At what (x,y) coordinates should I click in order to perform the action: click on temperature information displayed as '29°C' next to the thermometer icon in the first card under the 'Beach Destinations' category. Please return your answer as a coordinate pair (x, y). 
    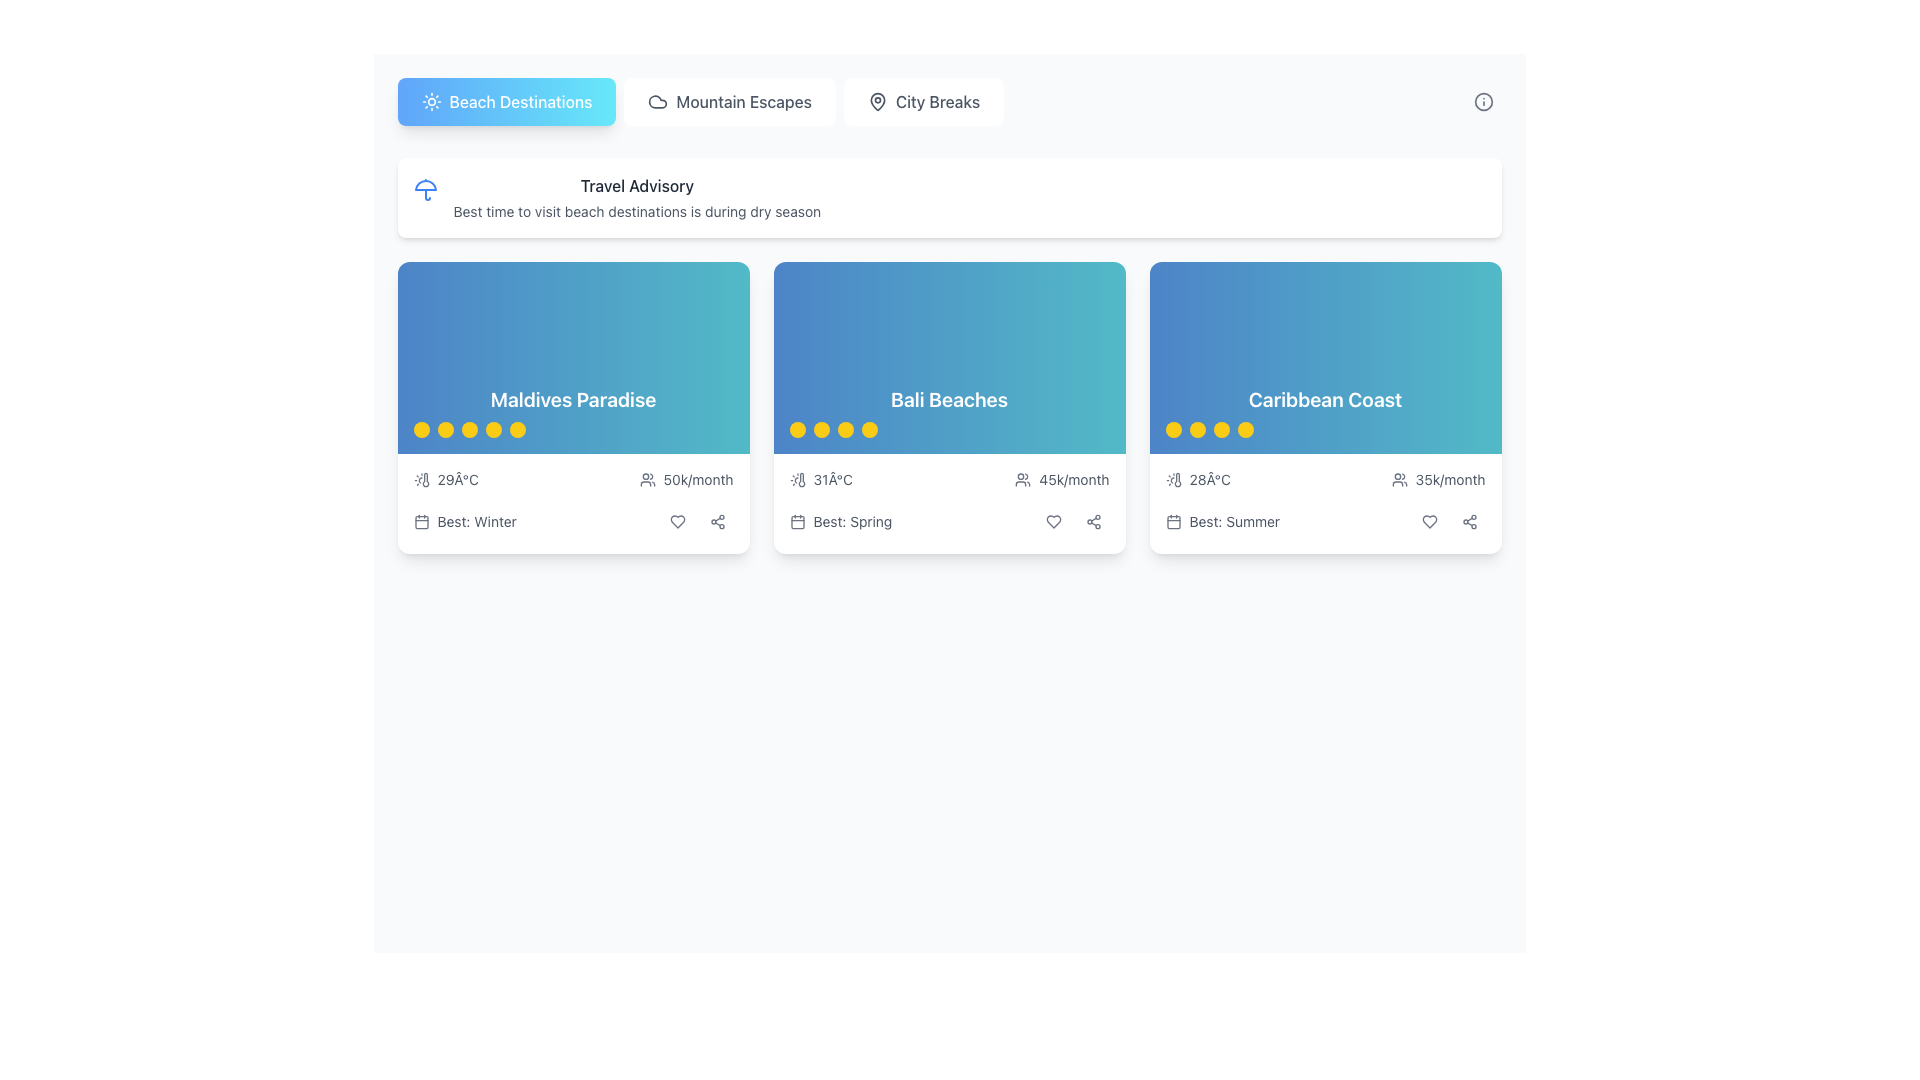
    Looking at the image, I should click on (445, 479).